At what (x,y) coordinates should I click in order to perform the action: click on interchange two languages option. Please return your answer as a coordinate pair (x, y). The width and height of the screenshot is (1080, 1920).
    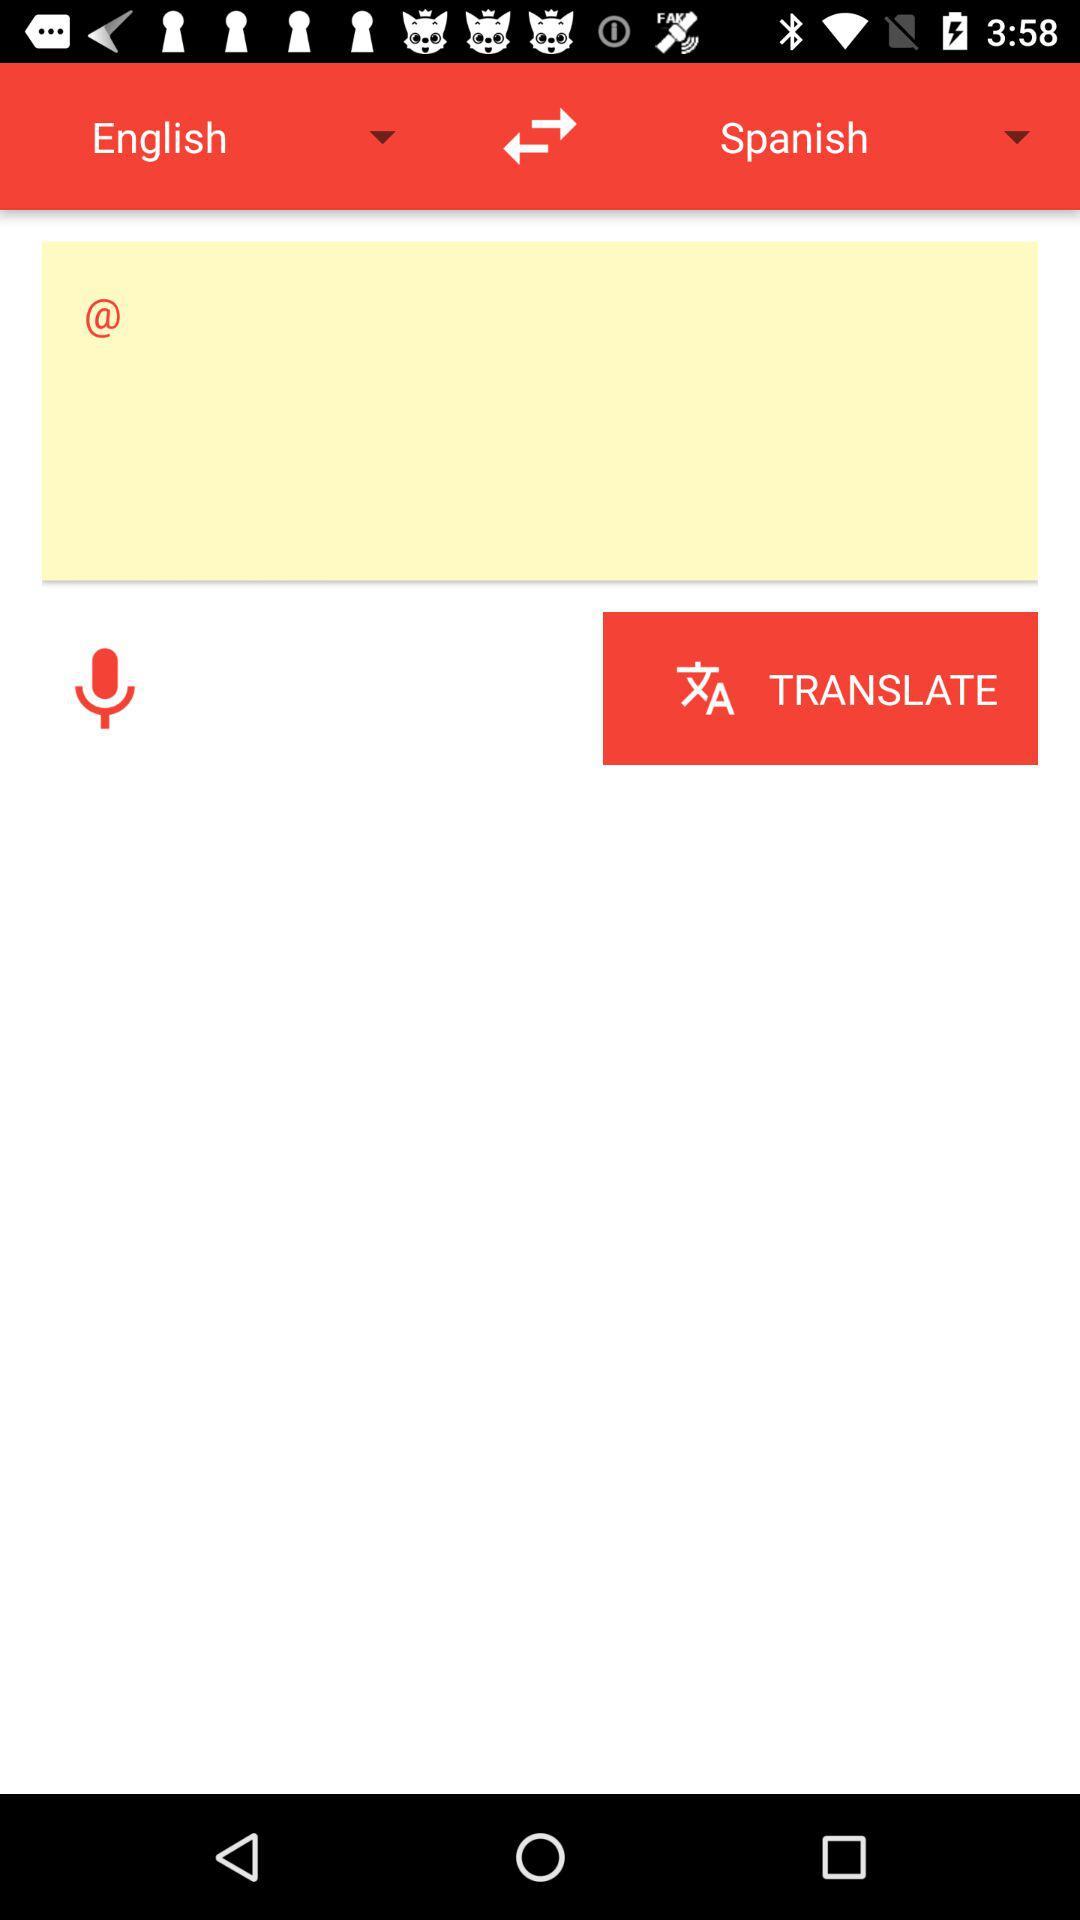
    Looking at the image, I should click on (540, 135).